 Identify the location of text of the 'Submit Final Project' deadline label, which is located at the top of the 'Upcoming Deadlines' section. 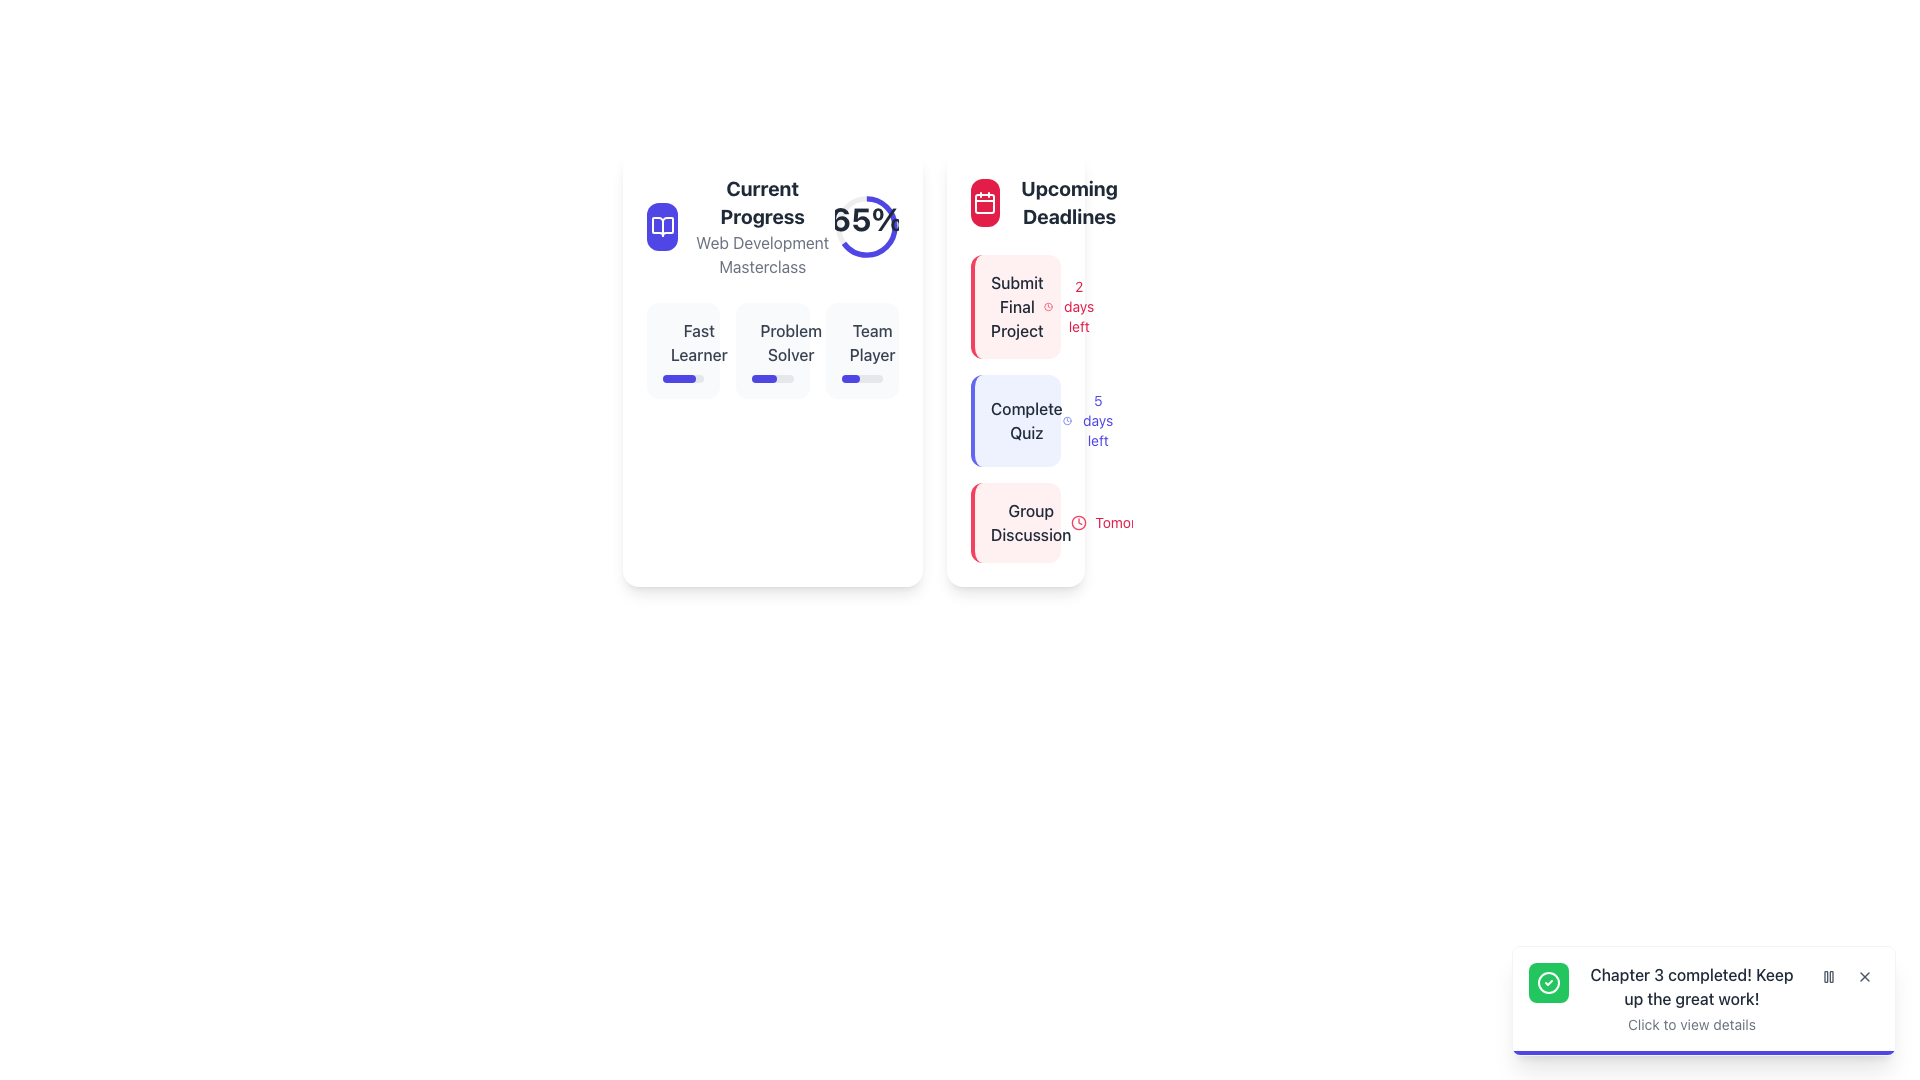
(1017, 307).